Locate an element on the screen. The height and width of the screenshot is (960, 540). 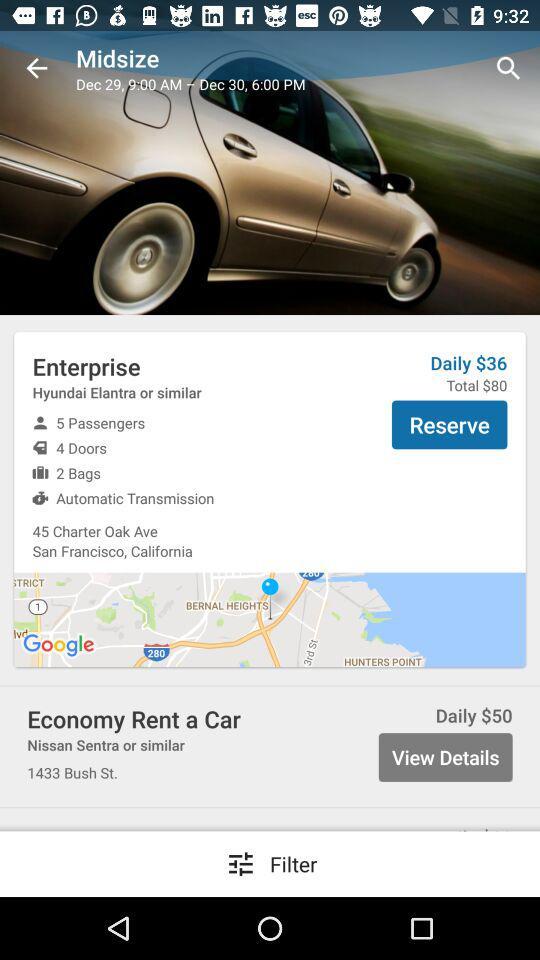
google is located at coordinates (60, 644).